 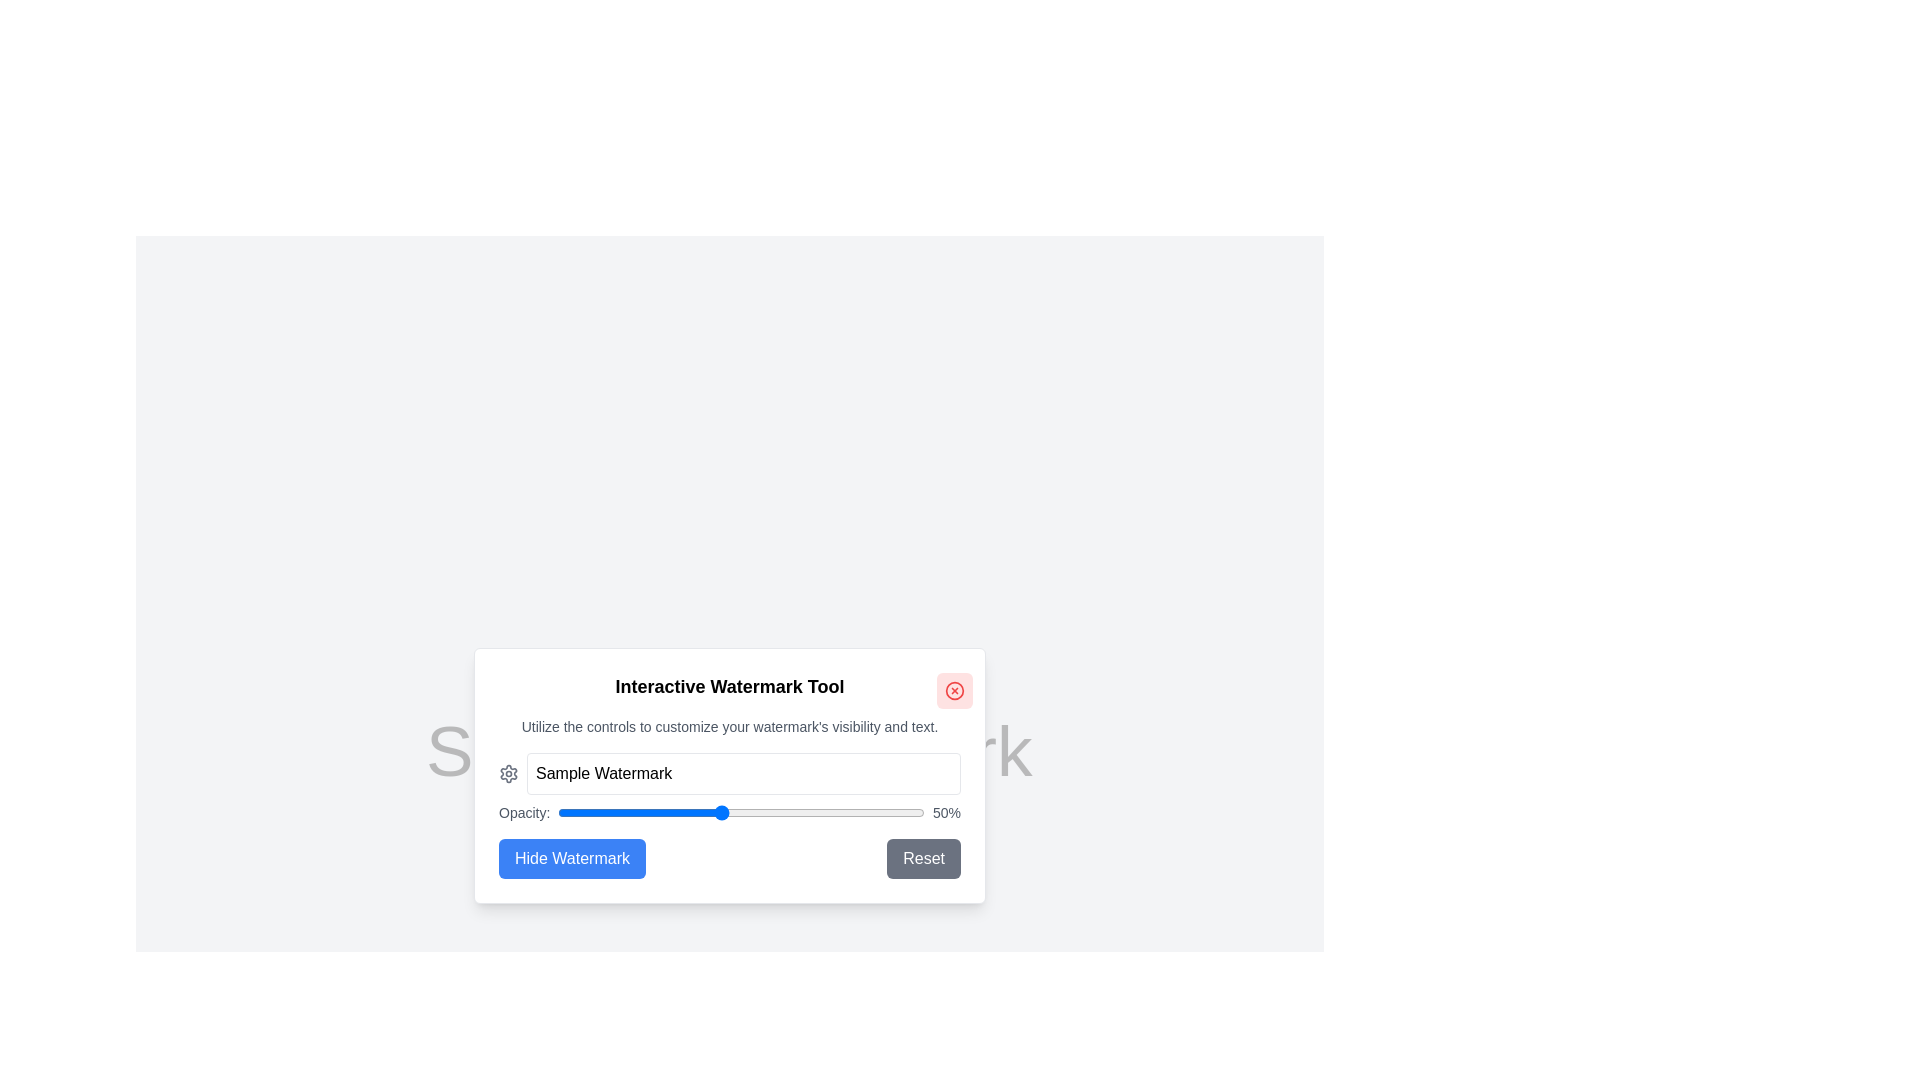 What do you see at coordinates (508, 773) in the screenshot?
I see `the settings icon button located on the leftmost side of the row, adjacent to the input text box with placeholder 'Input watermark text' to invoke its action` at bounding box center [508, 773].